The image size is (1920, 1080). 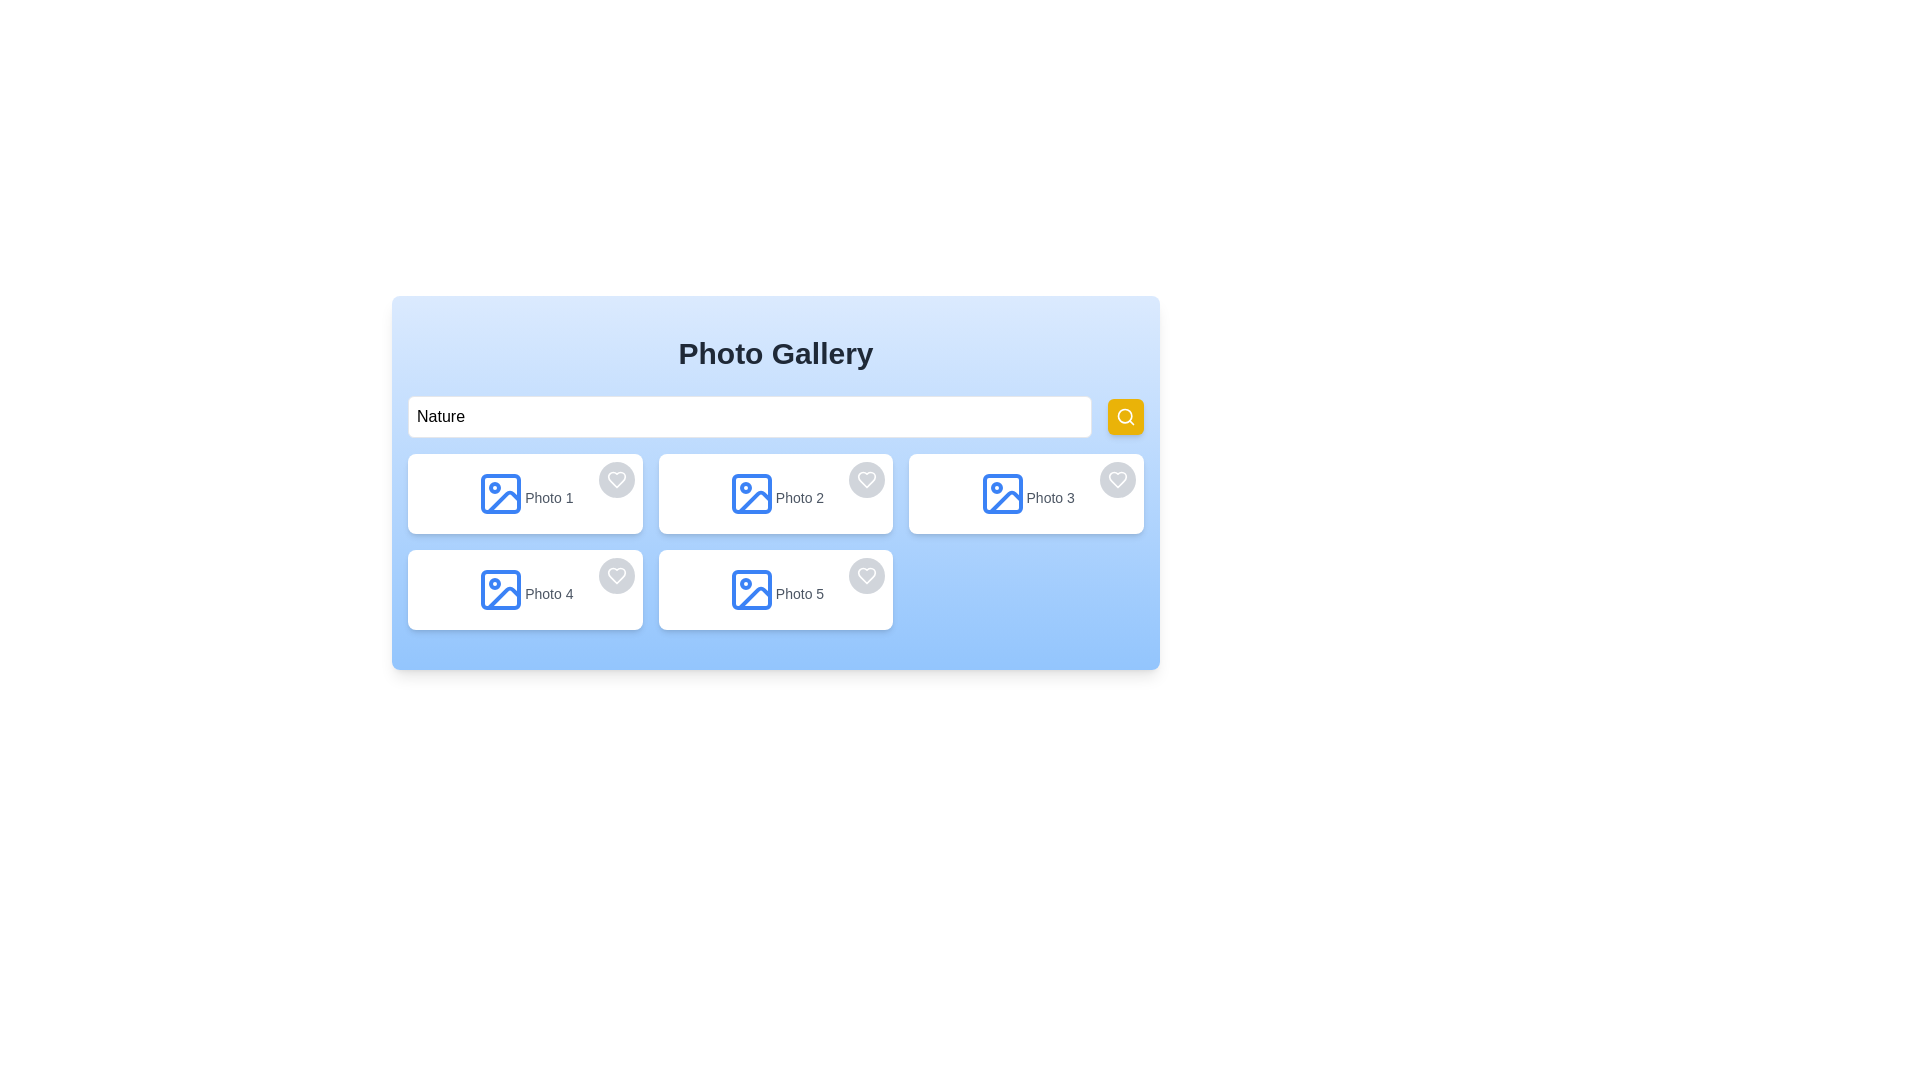 I want to click on the heart-shaped SVG icon located in the top-right corner of the card for 'Photo 3' in the photo gallery grid layout, so click(x=1117, y=479).